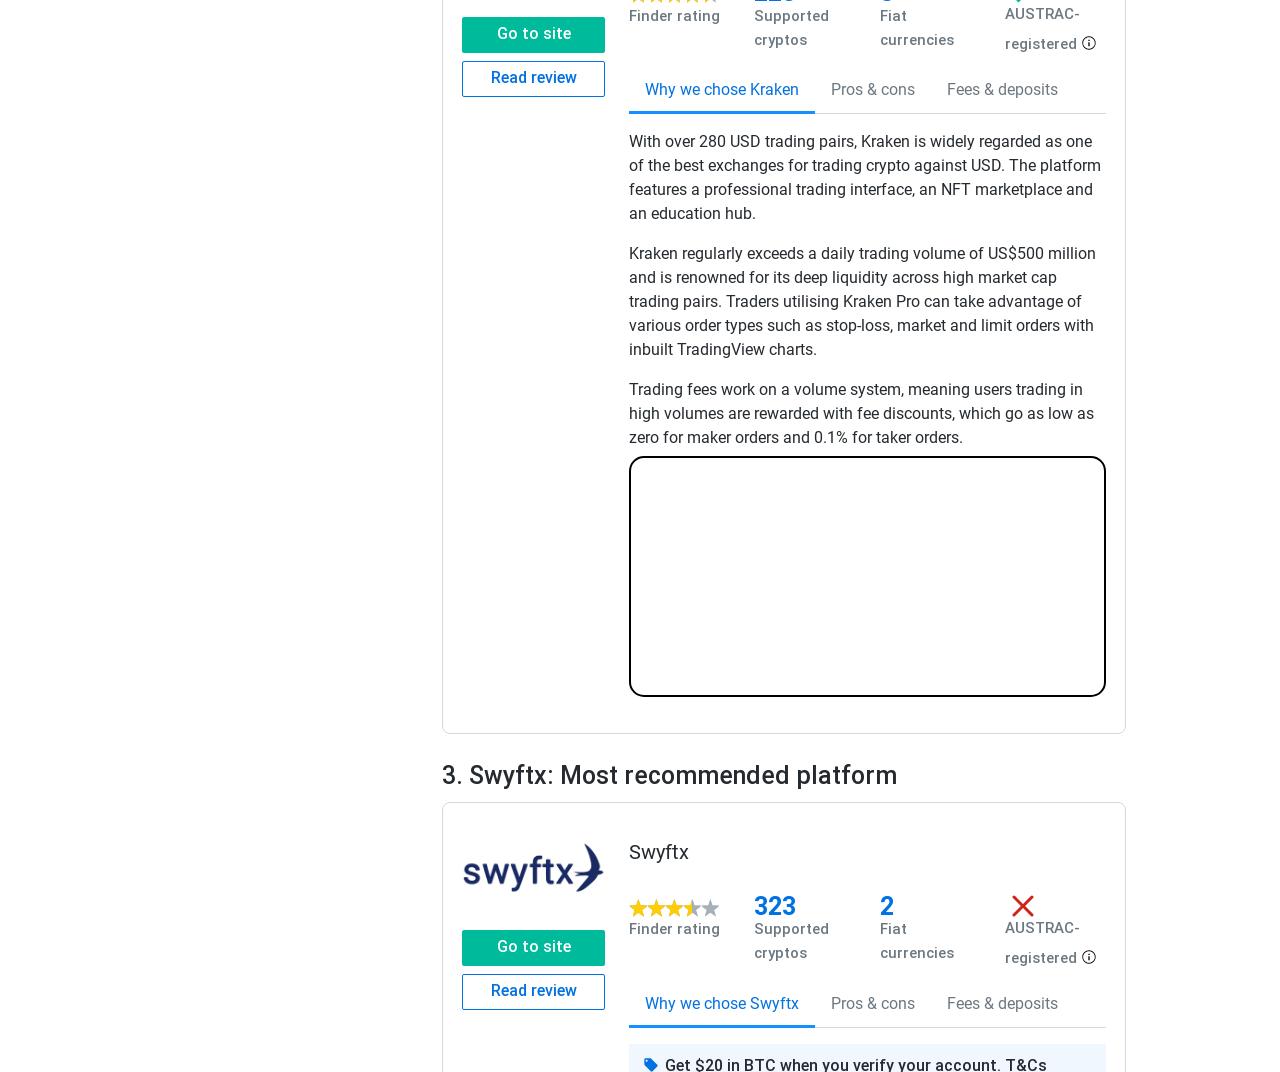  Describe the element at coordinates (669, 774) in the screenshot. I see `'3. Swyftx: Most recommended platform'` at that location.